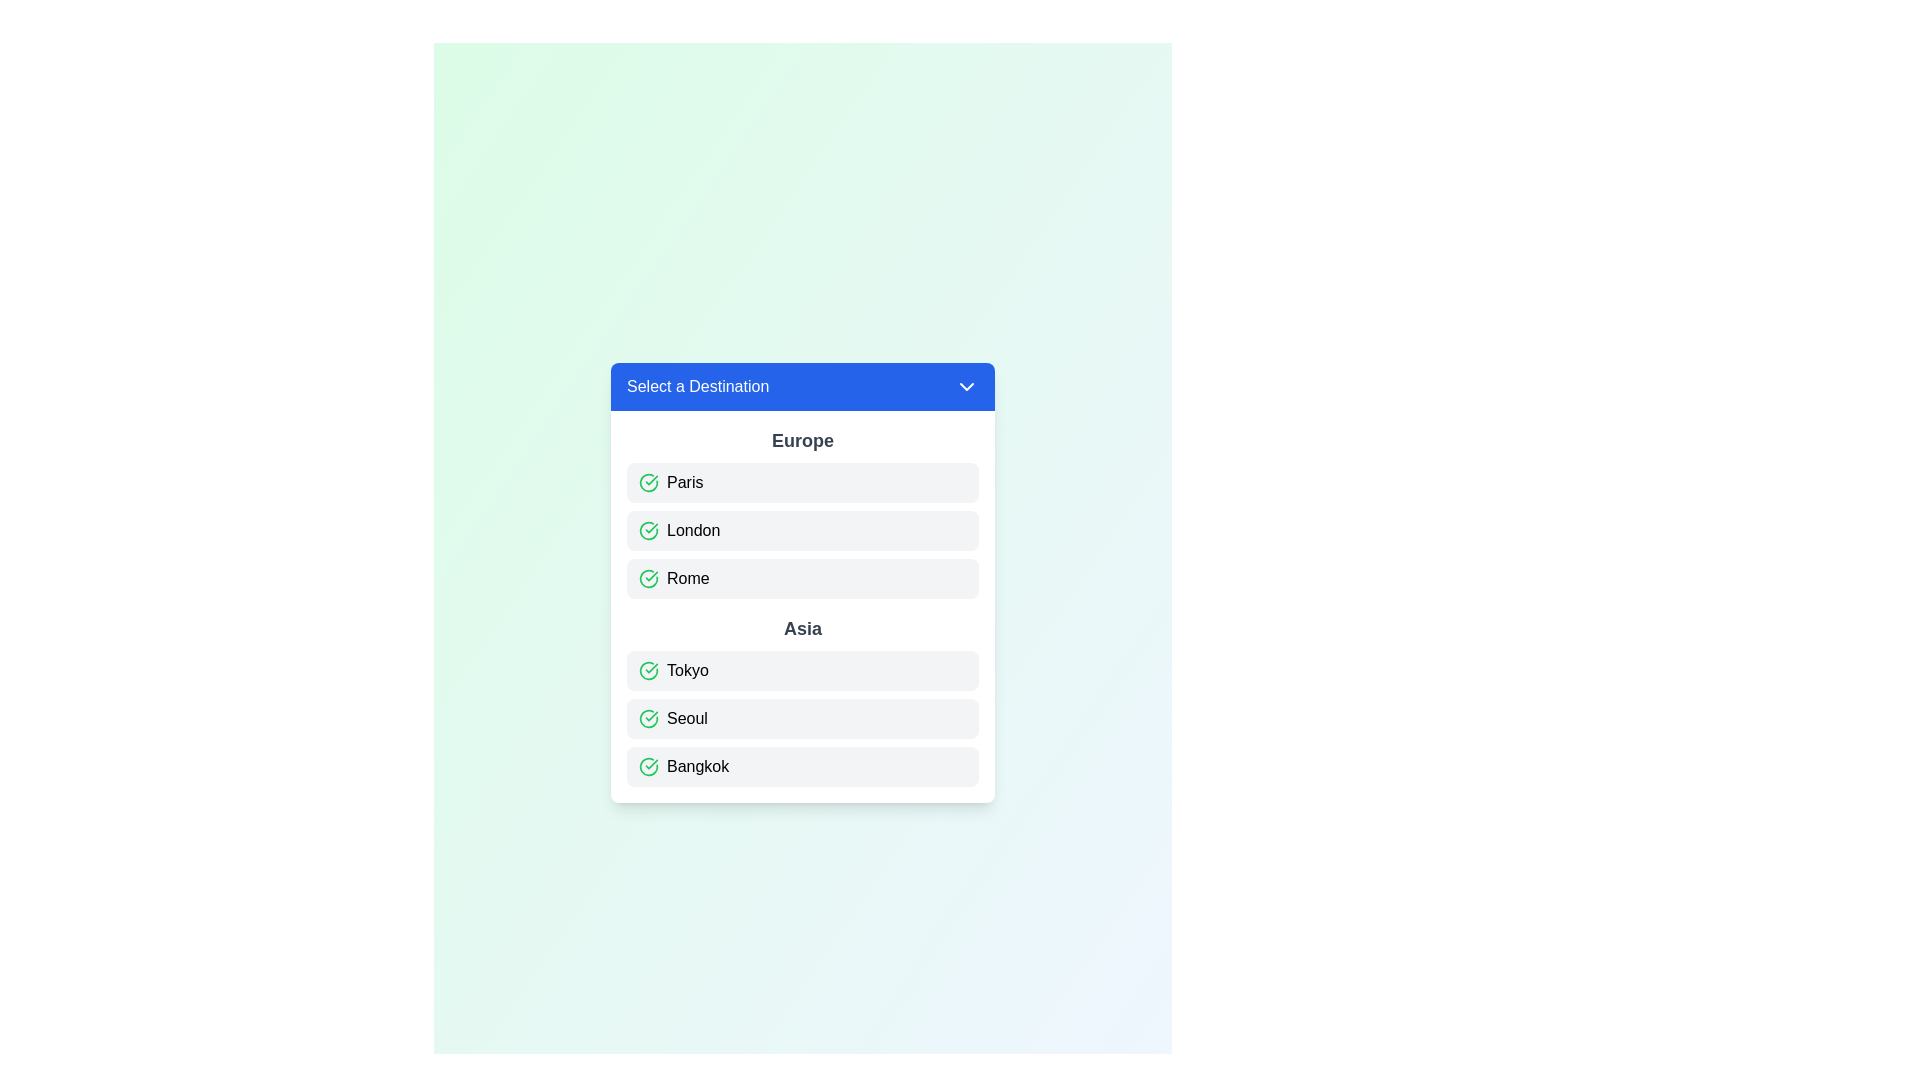 The height and width of the screenshot is (1080, 1920). What do you see at coordinates (802, 717) in the screenshot?
I see `the interactive selection button for the city 'Seoul', which is the second option in the list of Asian cities under the 'Asia' section` at bounding box center [802, 717].